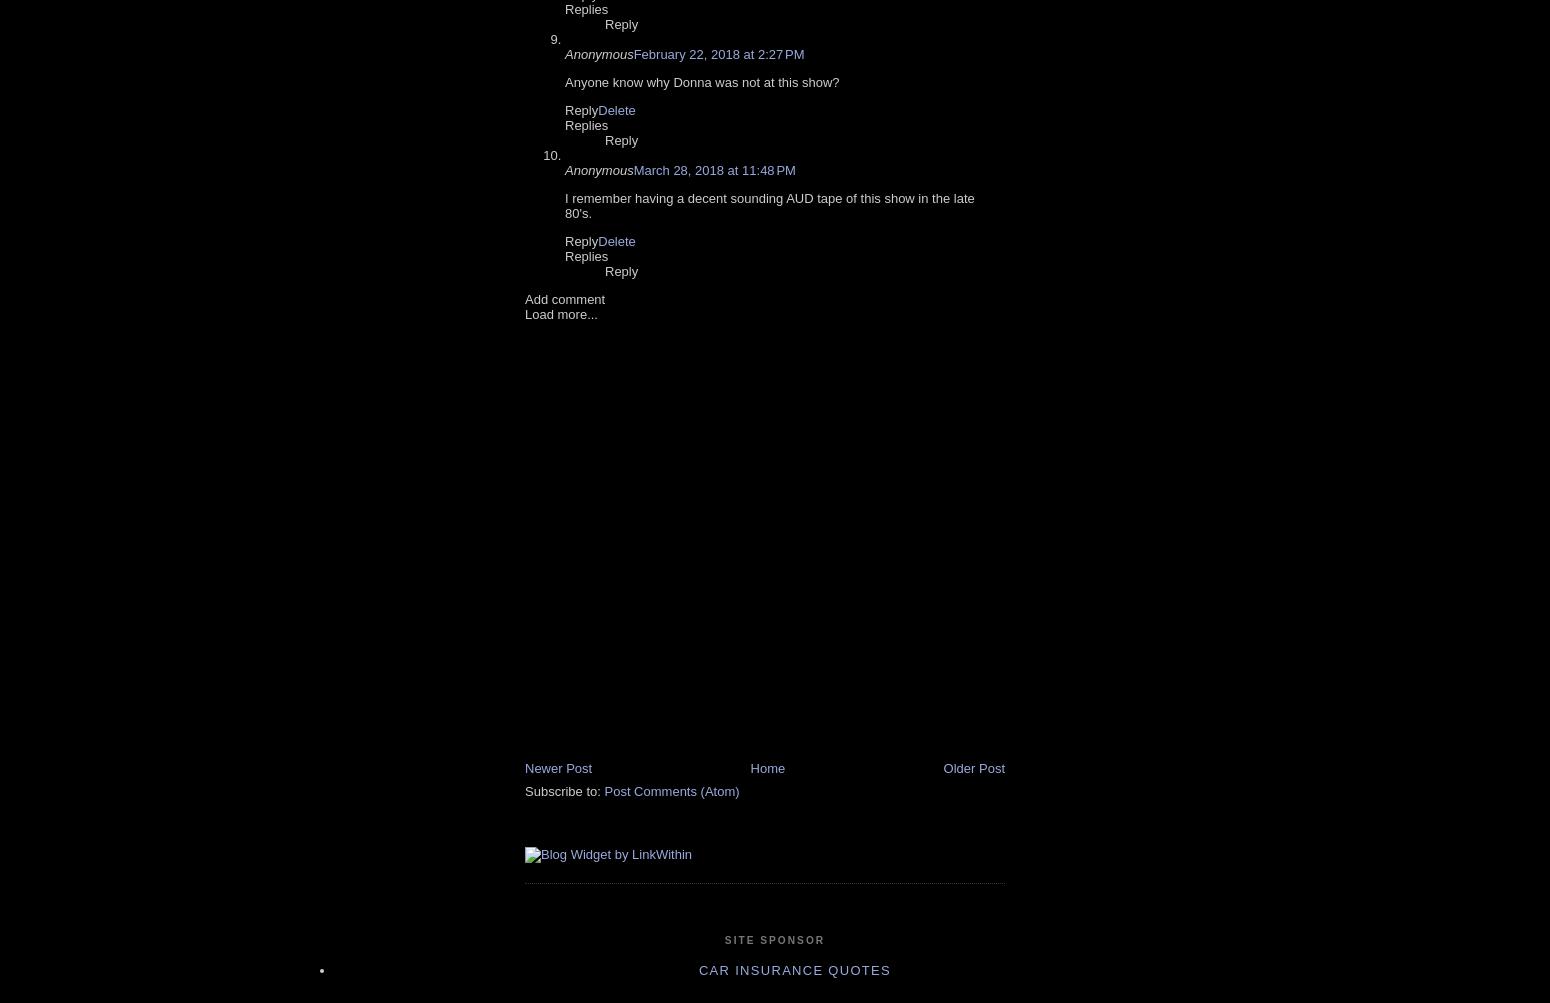 This screenshot has height=1003, width=1550. Describe the element at coordinates (696, 968) in the screenshot. I see `'car insurance quotes'` at that location.